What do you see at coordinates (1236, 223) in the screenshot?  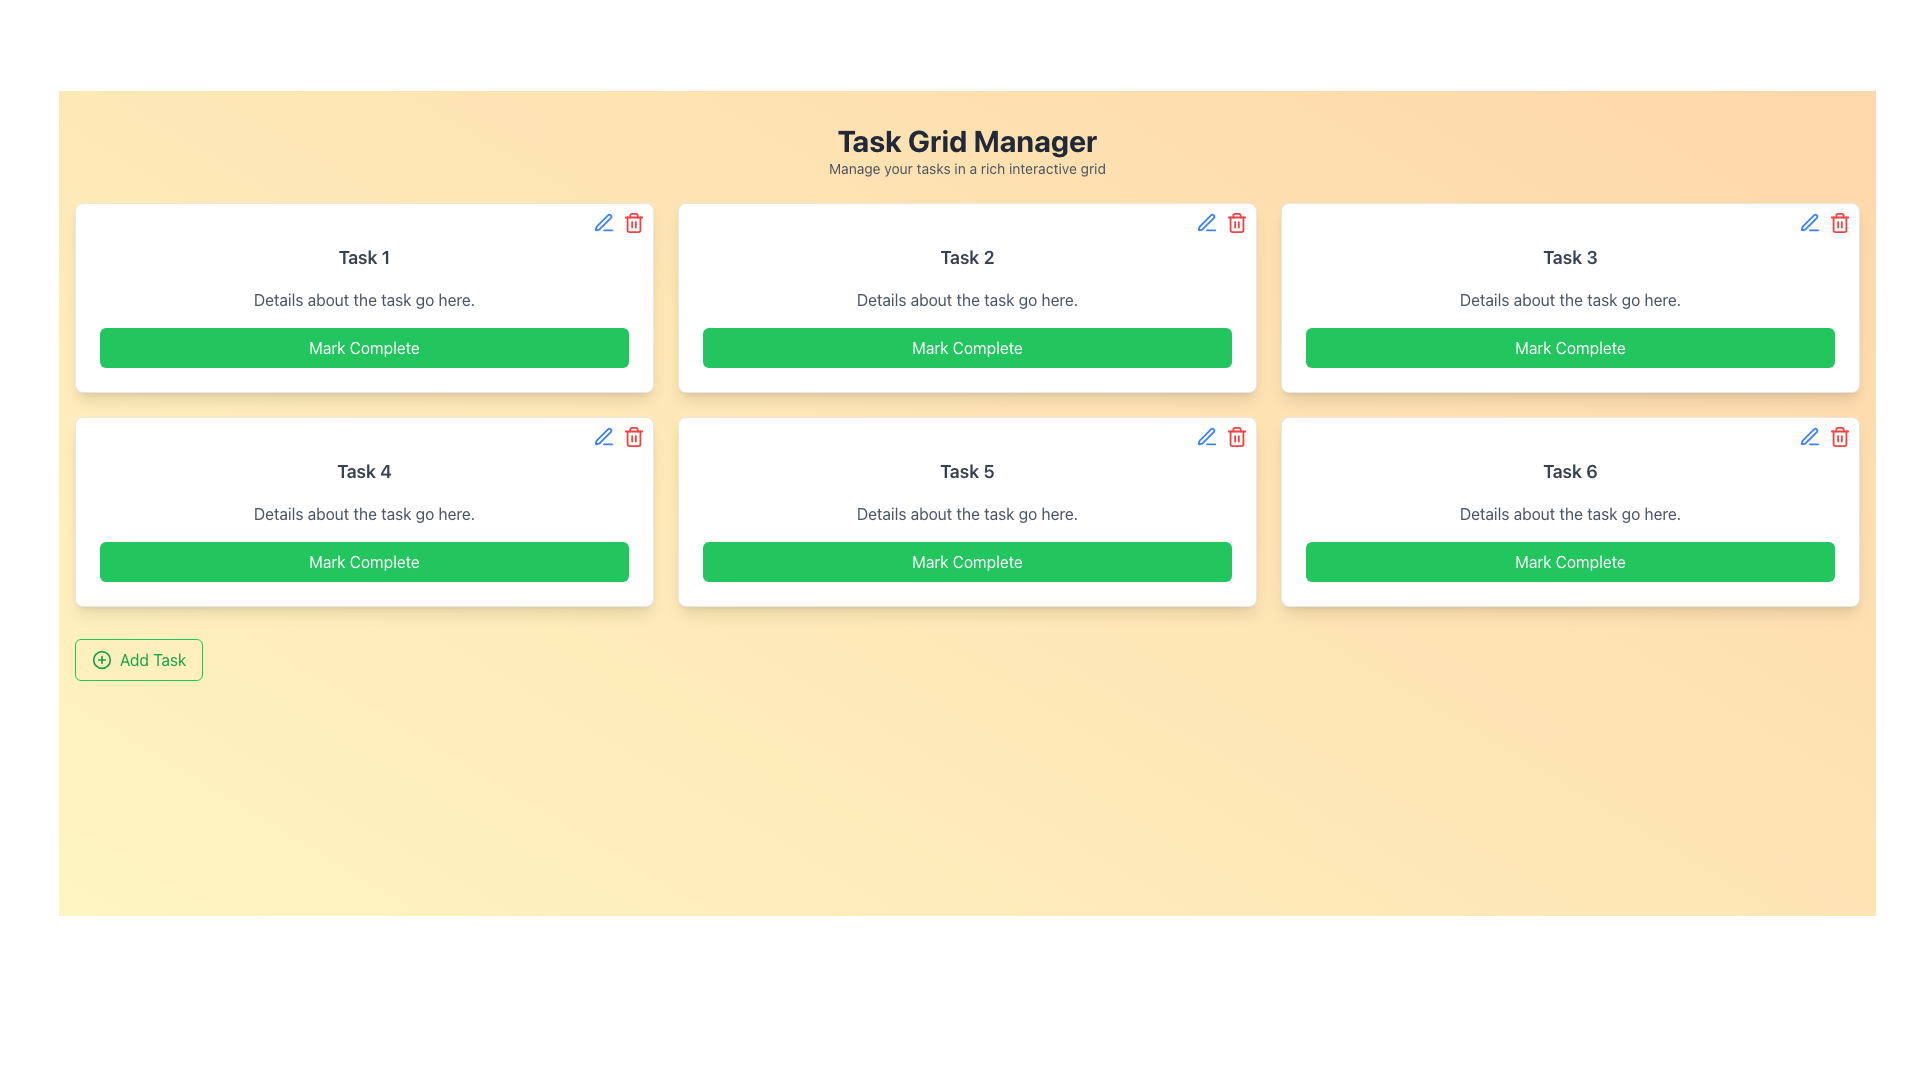 I see `the Trash Icon Button located at the top right corner of the task card labeled 'Task 2'` at bounding box center [1236, 223].